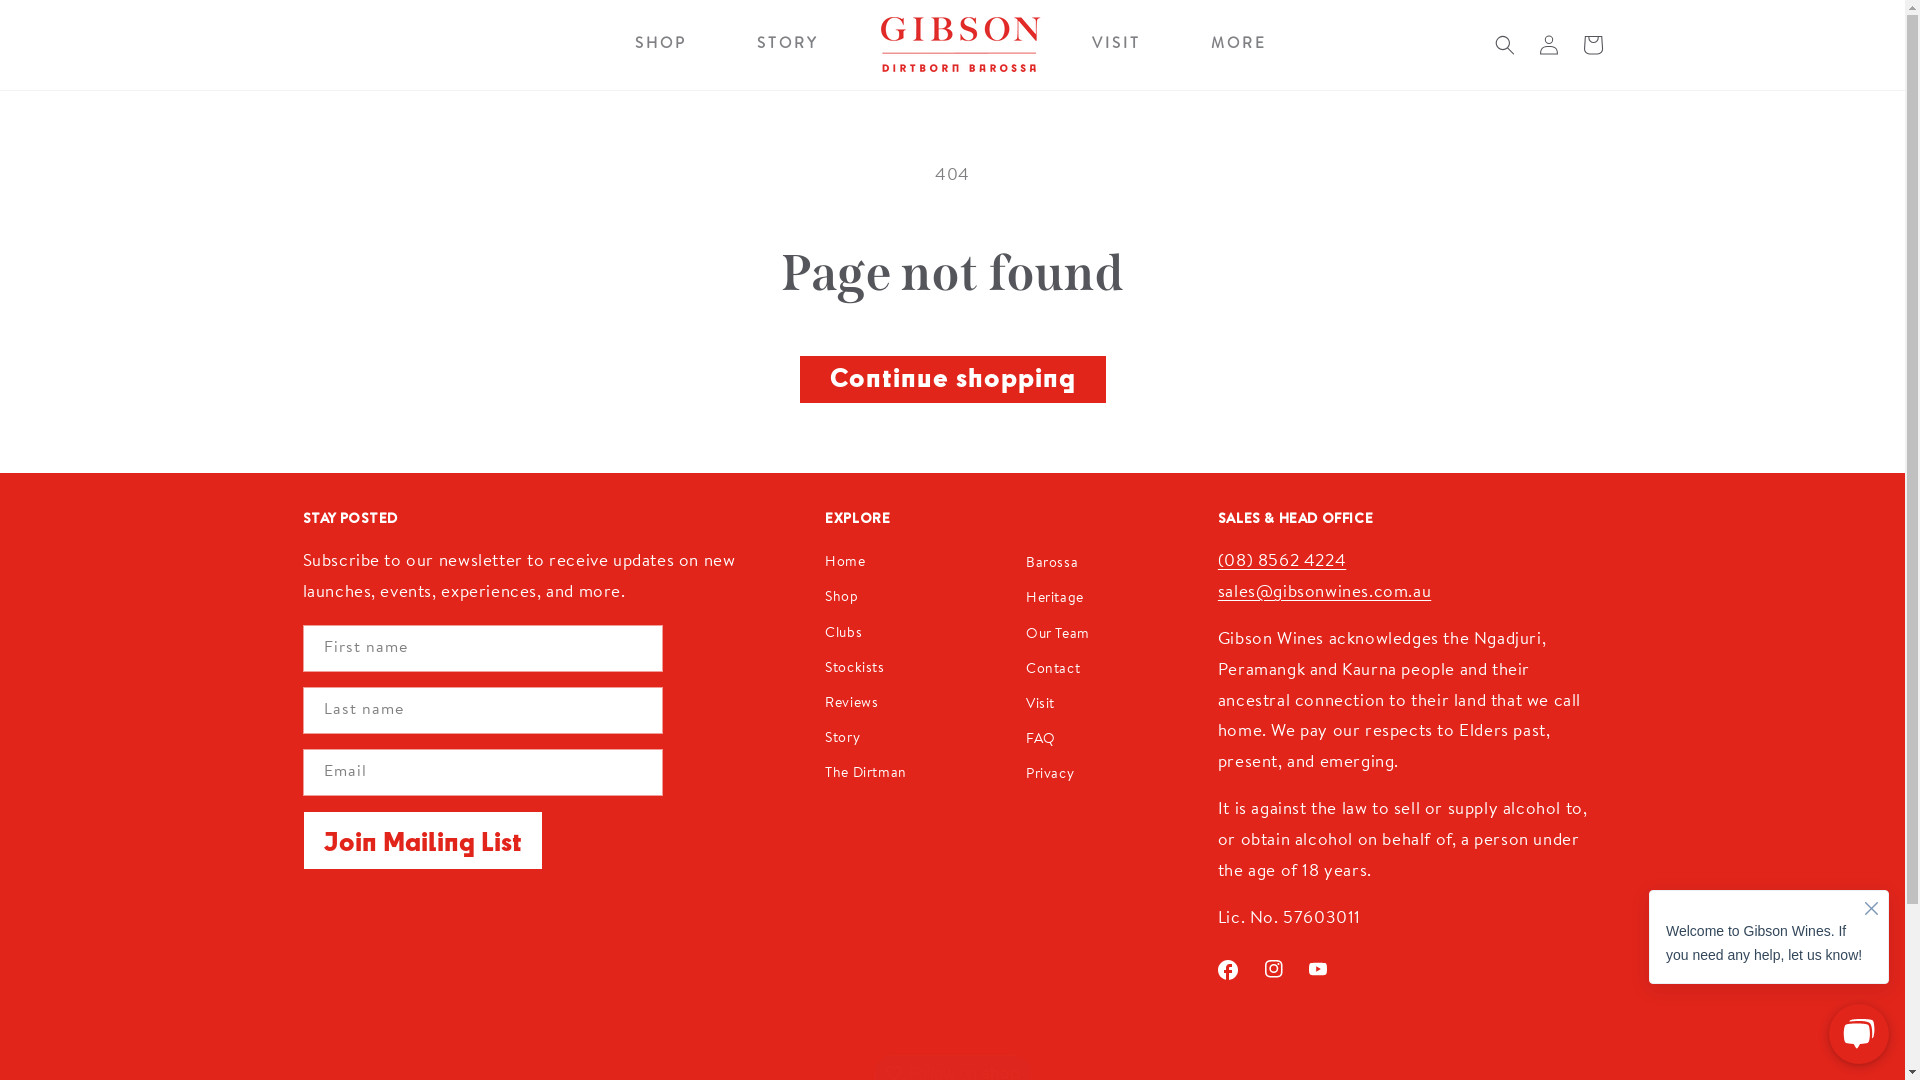 The image size is (1920, 1080). I want to click on 'Heritage', so click(1054, 598).